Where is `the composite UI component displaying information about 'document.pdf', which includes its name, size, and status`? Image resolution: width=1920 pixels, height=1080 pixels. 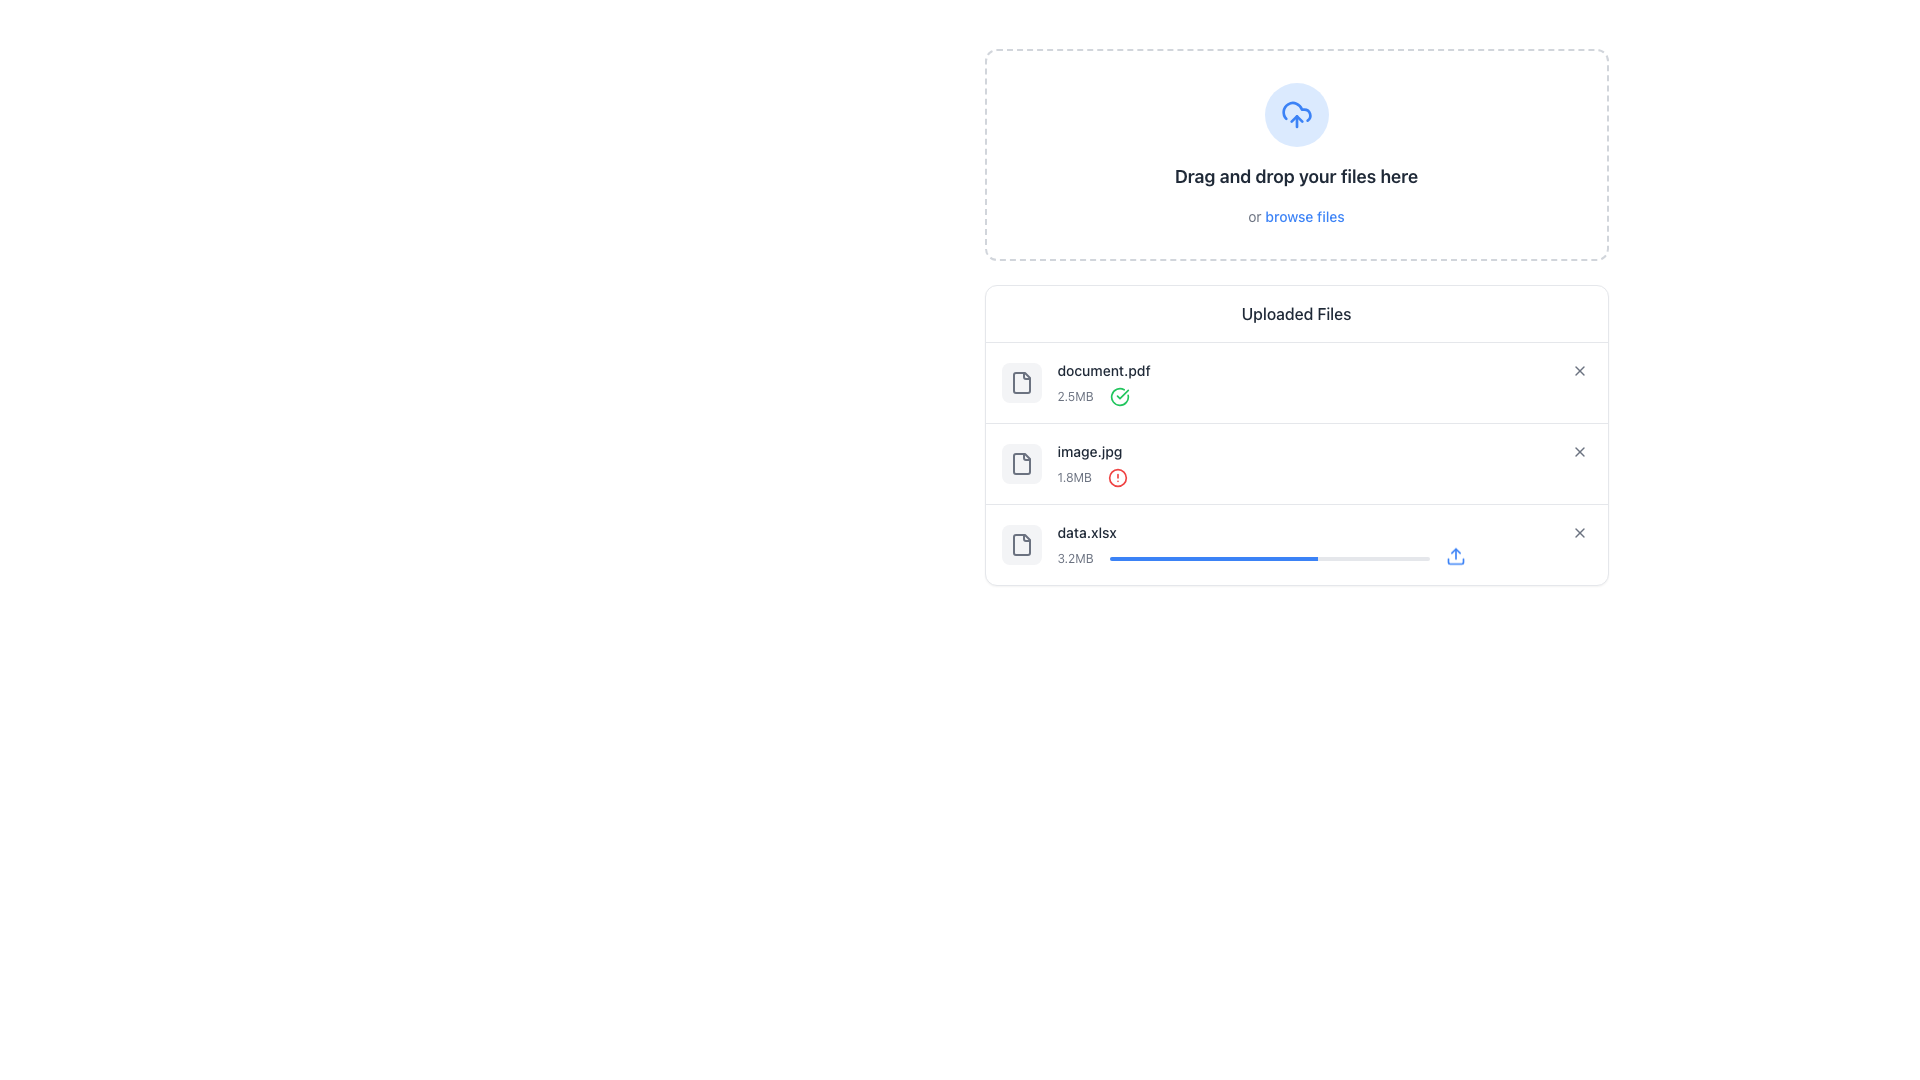 the composite UI component displaying information about 'document.pdf', which includes its name, size, and status is located at coordinates (1324, 382).